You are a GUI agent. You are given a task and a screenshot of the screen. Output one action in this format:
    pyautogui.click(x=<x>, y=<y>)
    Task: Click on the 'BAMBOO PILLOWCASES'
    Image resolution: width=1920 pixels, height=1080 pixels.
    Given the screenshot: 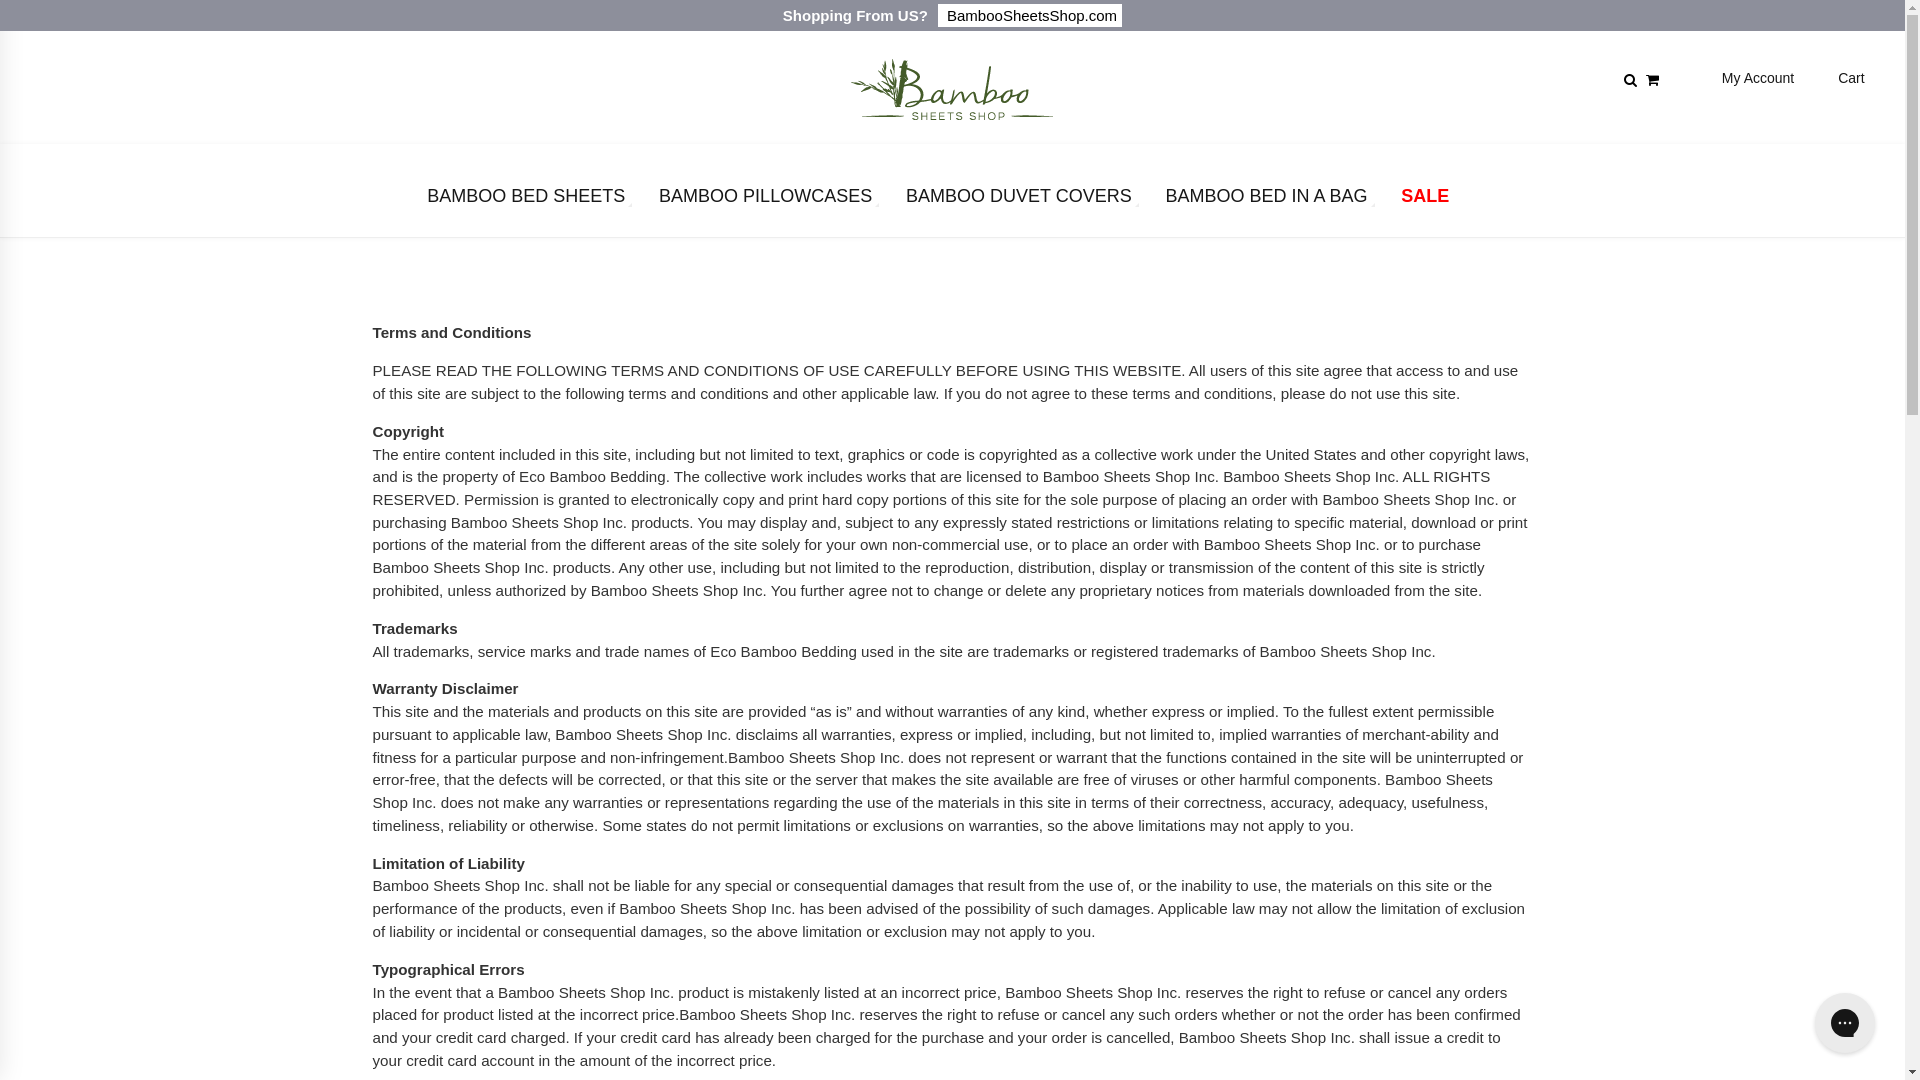 What is the action you would take?
    pyautogui.click(x=653, y=200)
    